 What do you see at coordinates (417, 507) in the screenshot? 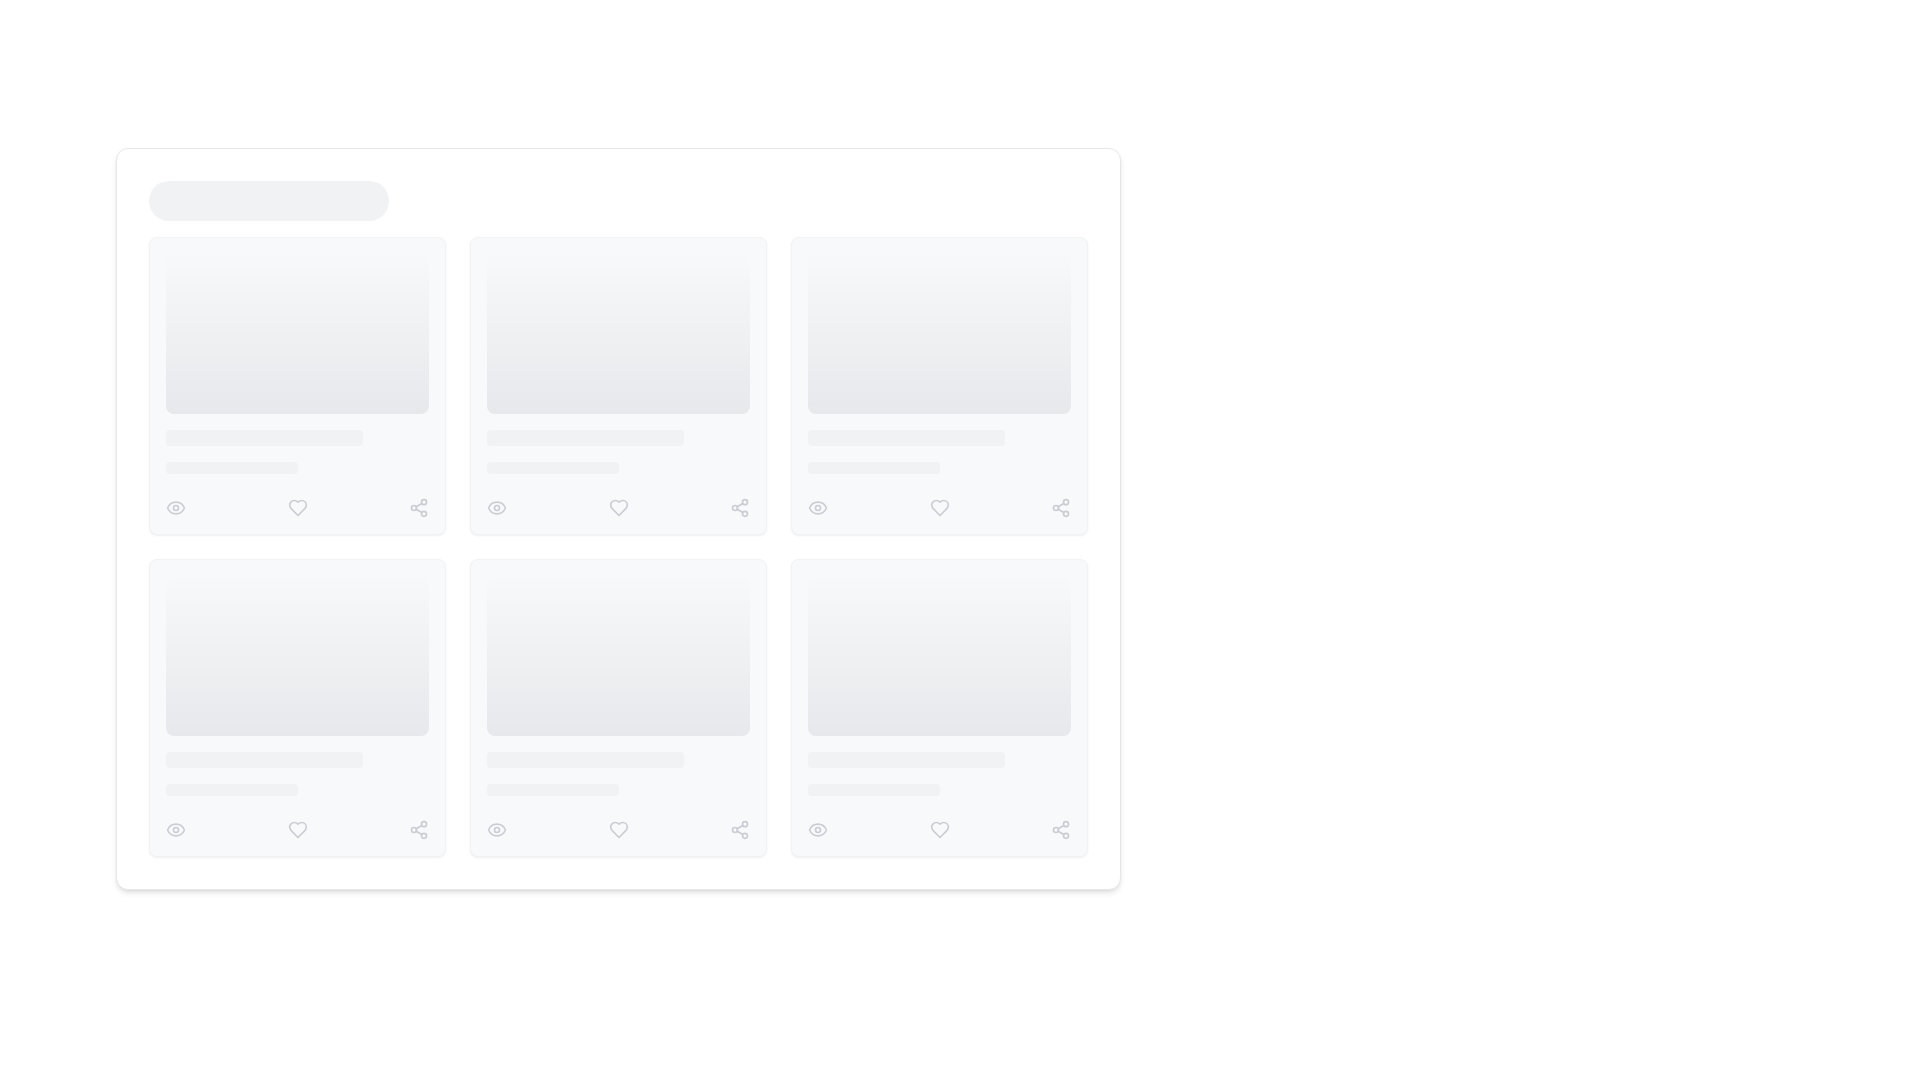
I see `the gray 'share' icon, which is the third icon from the left in a horizontal row beneath an image or card` at bounding box center [417, 507].